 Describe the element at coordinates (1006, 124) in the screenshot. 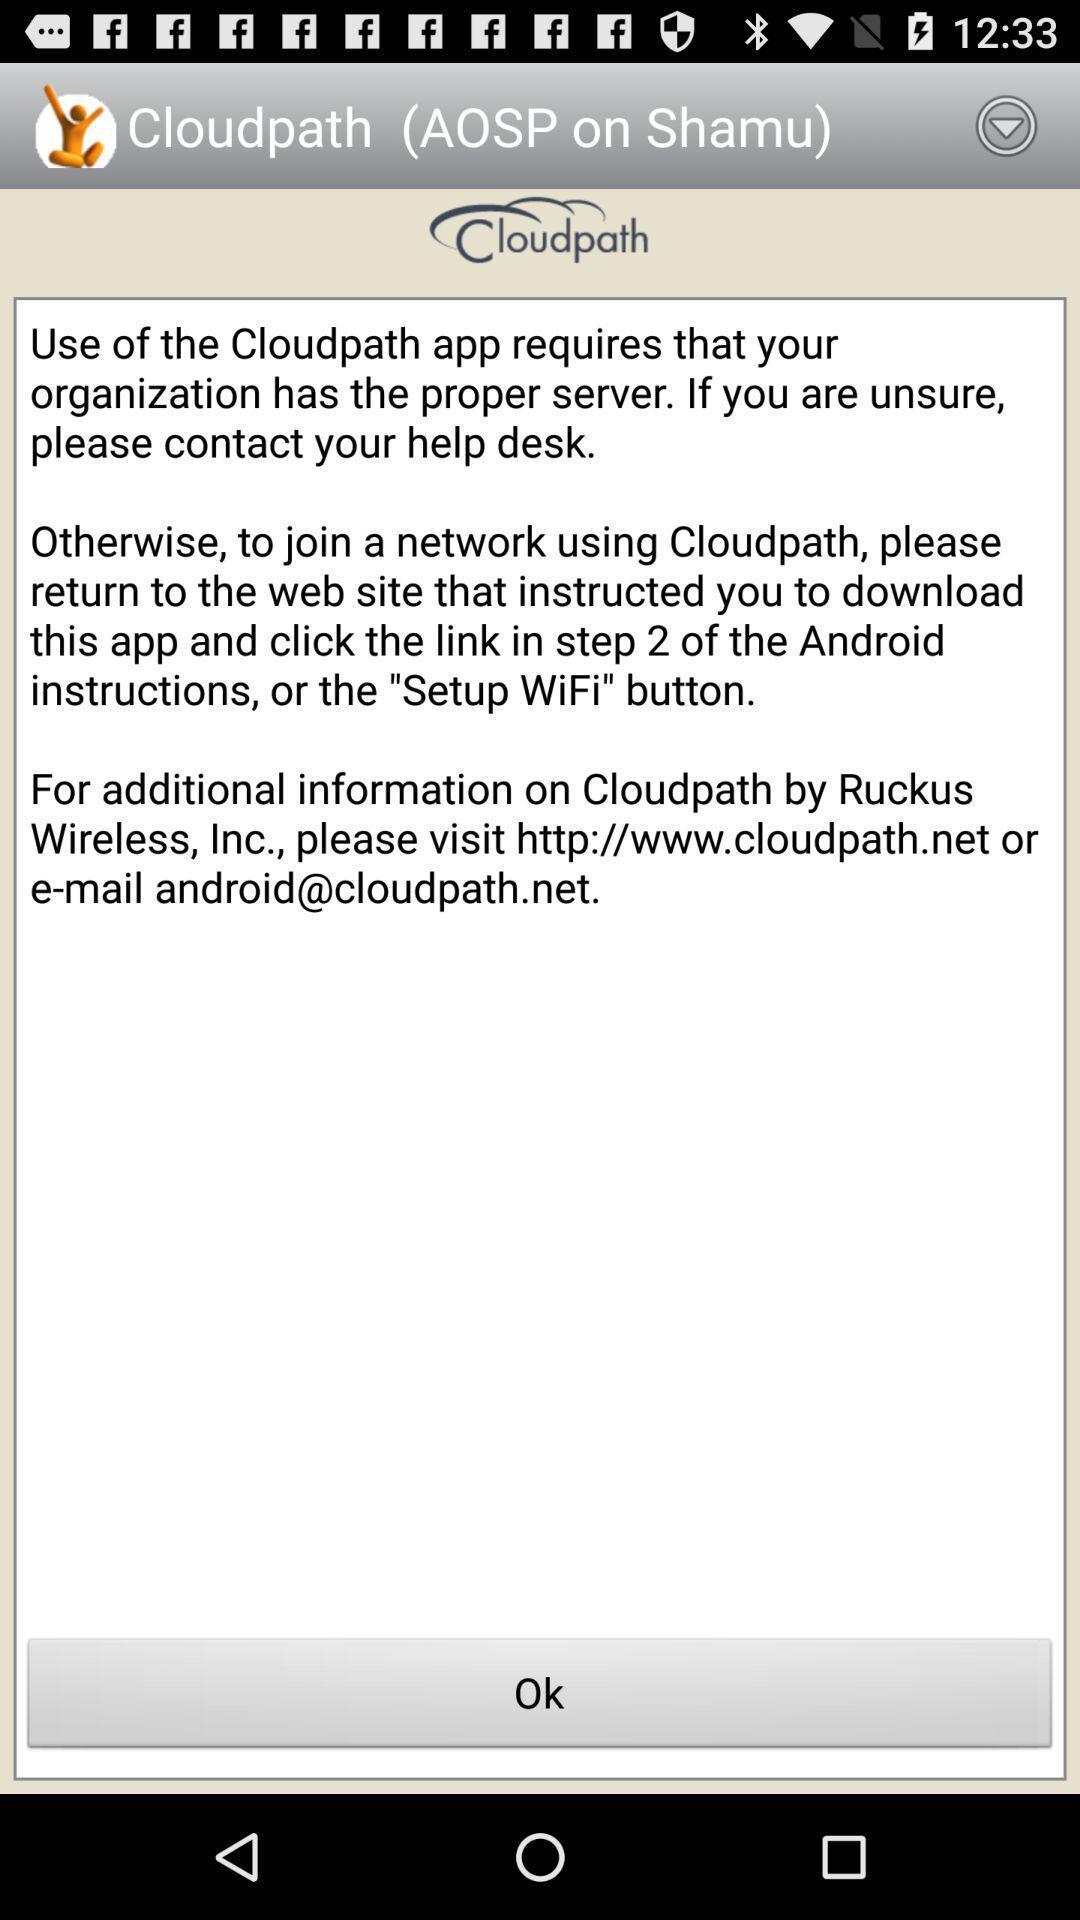

I see `the item next to cloudpath aosp on icon` at that location.